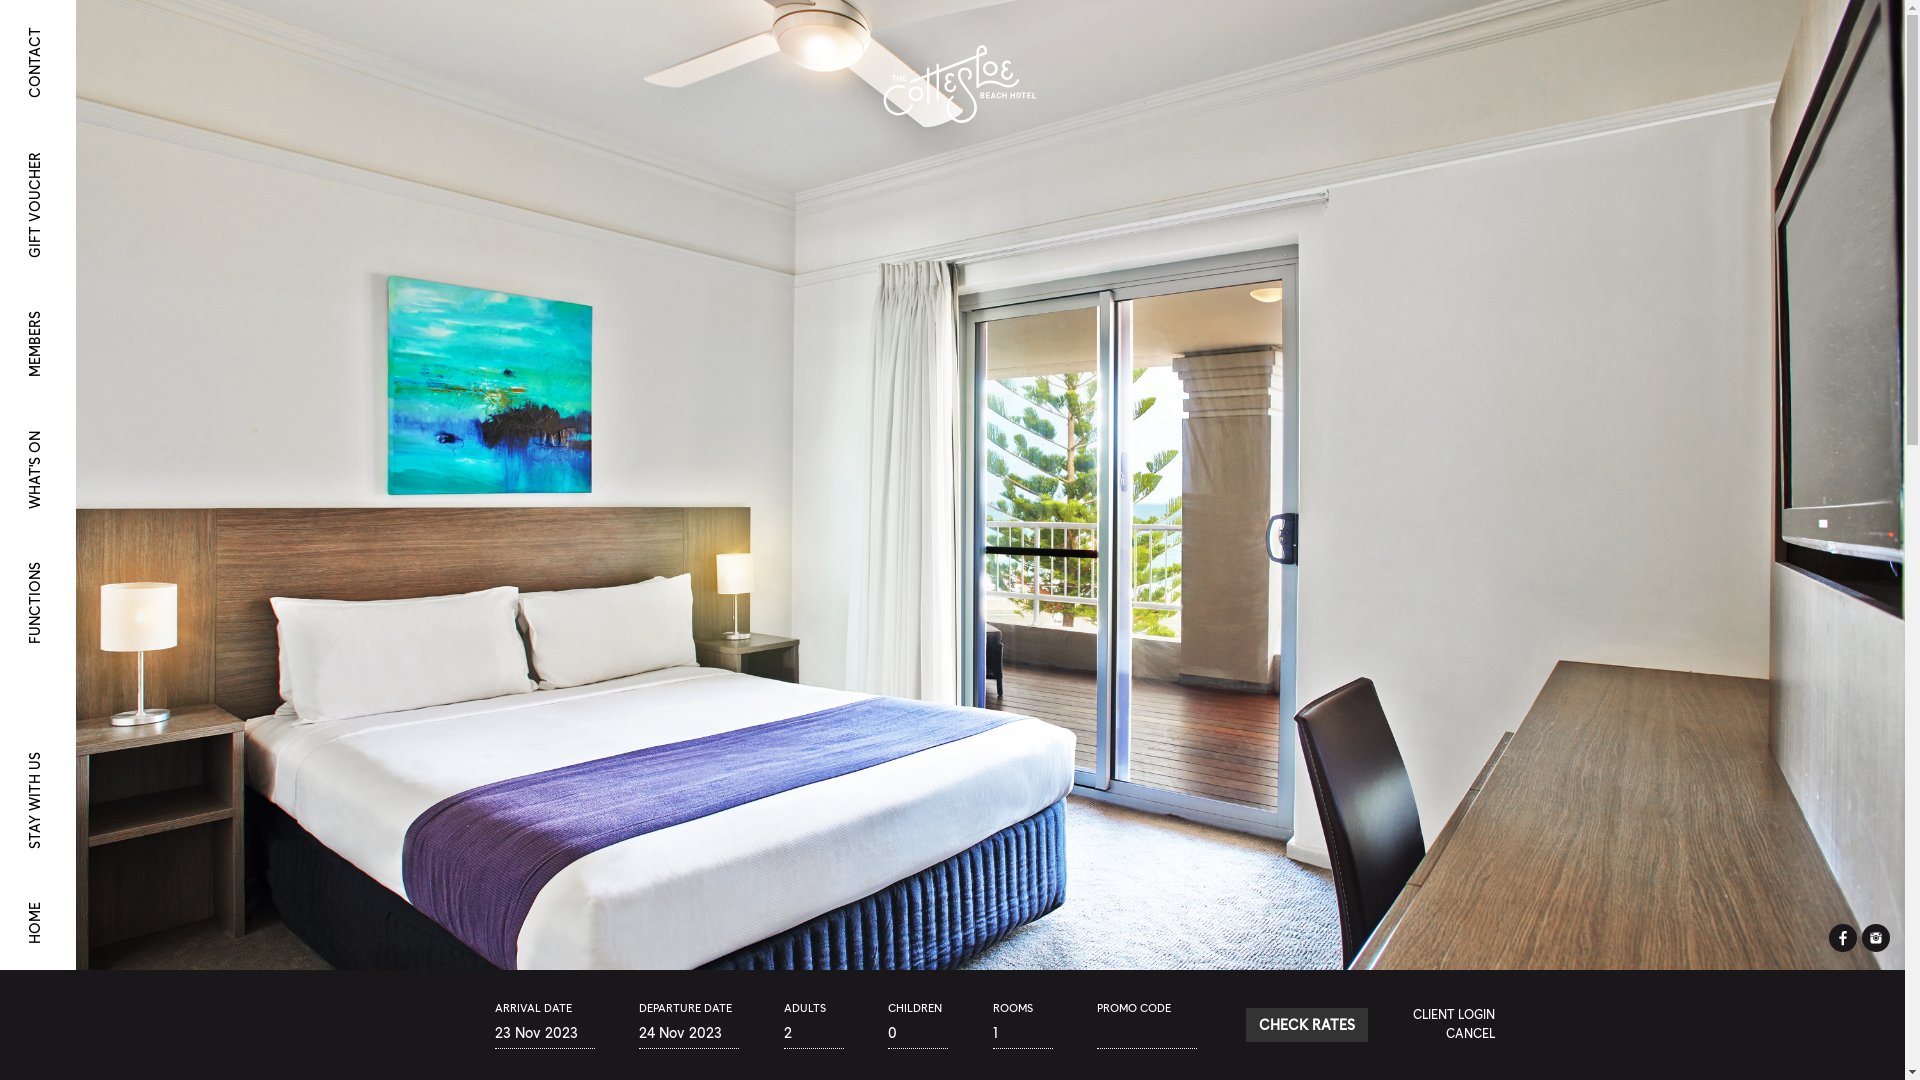  I want to click on 'CHECK RATES', so click(1245, 1025).